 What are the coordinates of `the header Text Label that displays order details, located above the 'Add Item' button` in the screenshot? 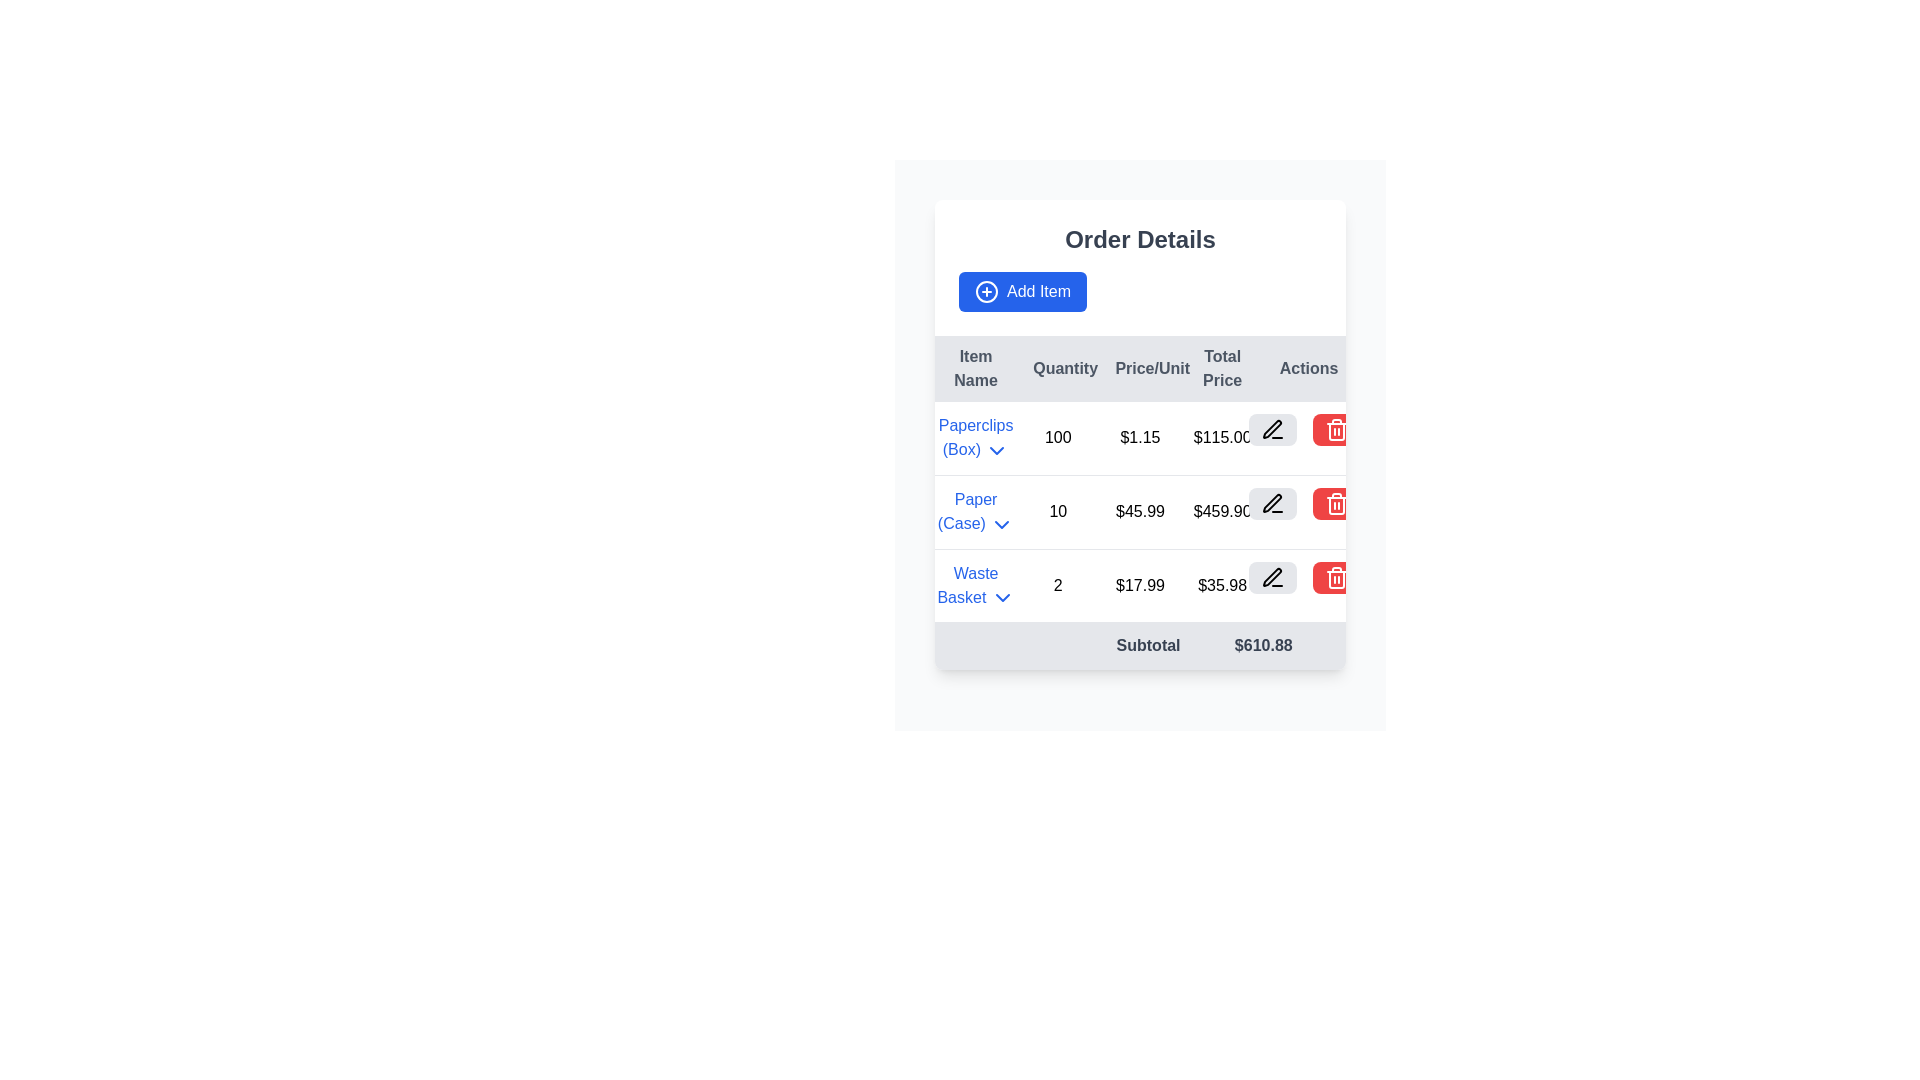 It's located at (1140, 238).